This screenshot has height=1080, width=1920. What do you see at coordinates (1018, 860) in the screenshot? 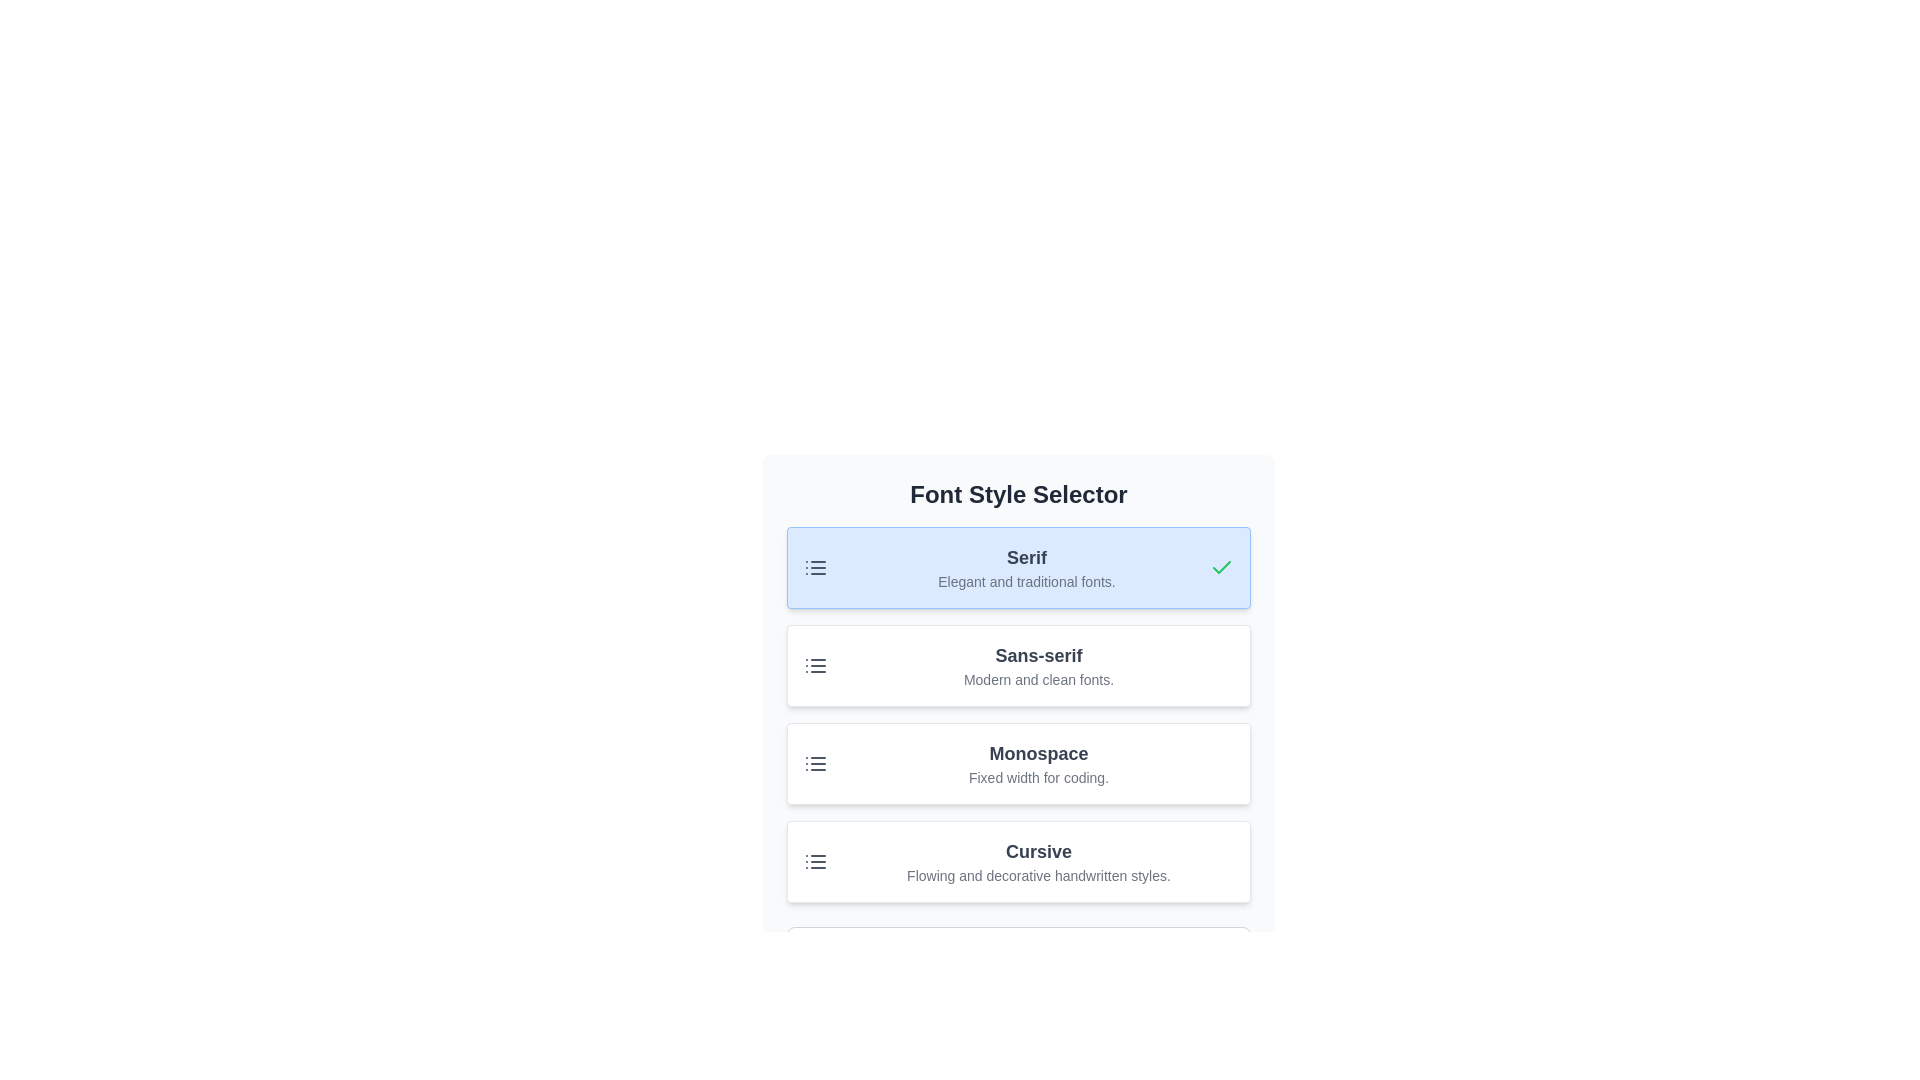
I see `the Selector option button` at bounding box center [1018, 860].